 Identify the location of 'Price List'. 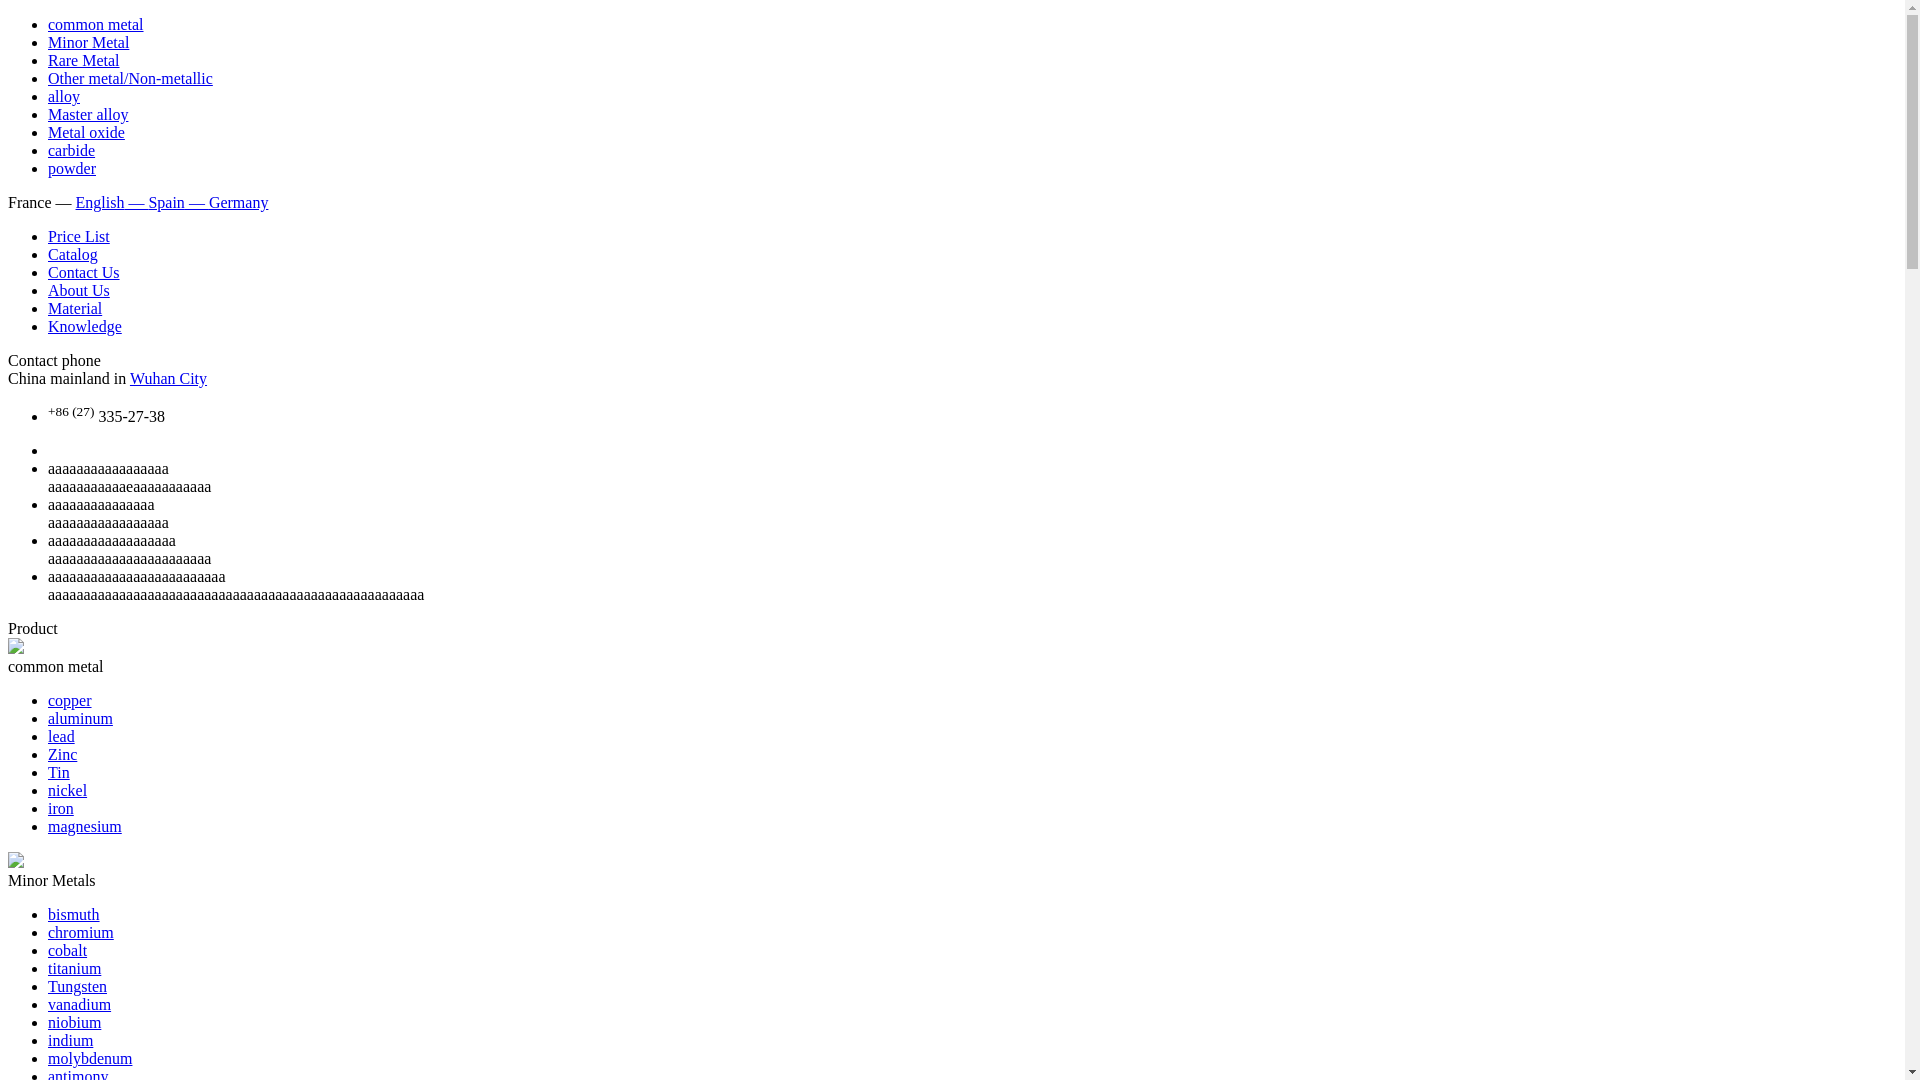
(78, 235).